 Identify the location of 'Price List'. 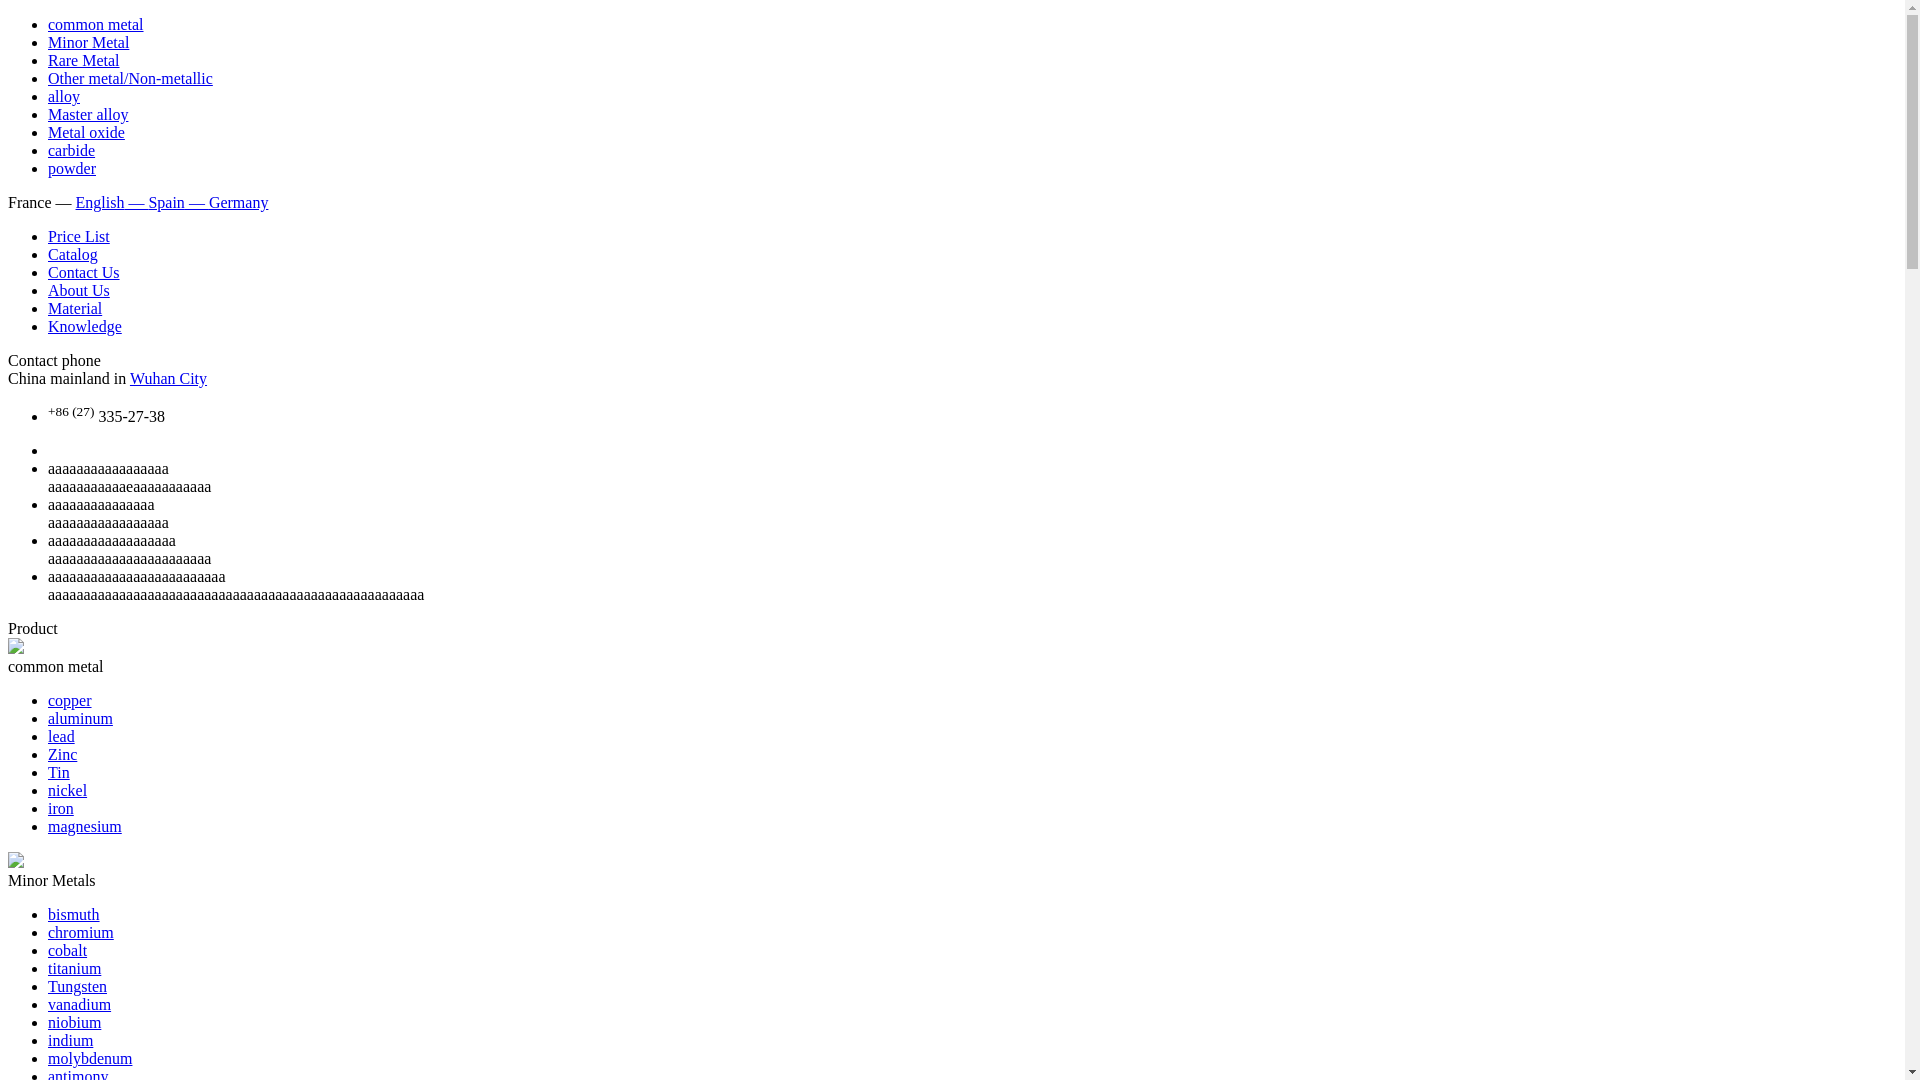
(78, 235).